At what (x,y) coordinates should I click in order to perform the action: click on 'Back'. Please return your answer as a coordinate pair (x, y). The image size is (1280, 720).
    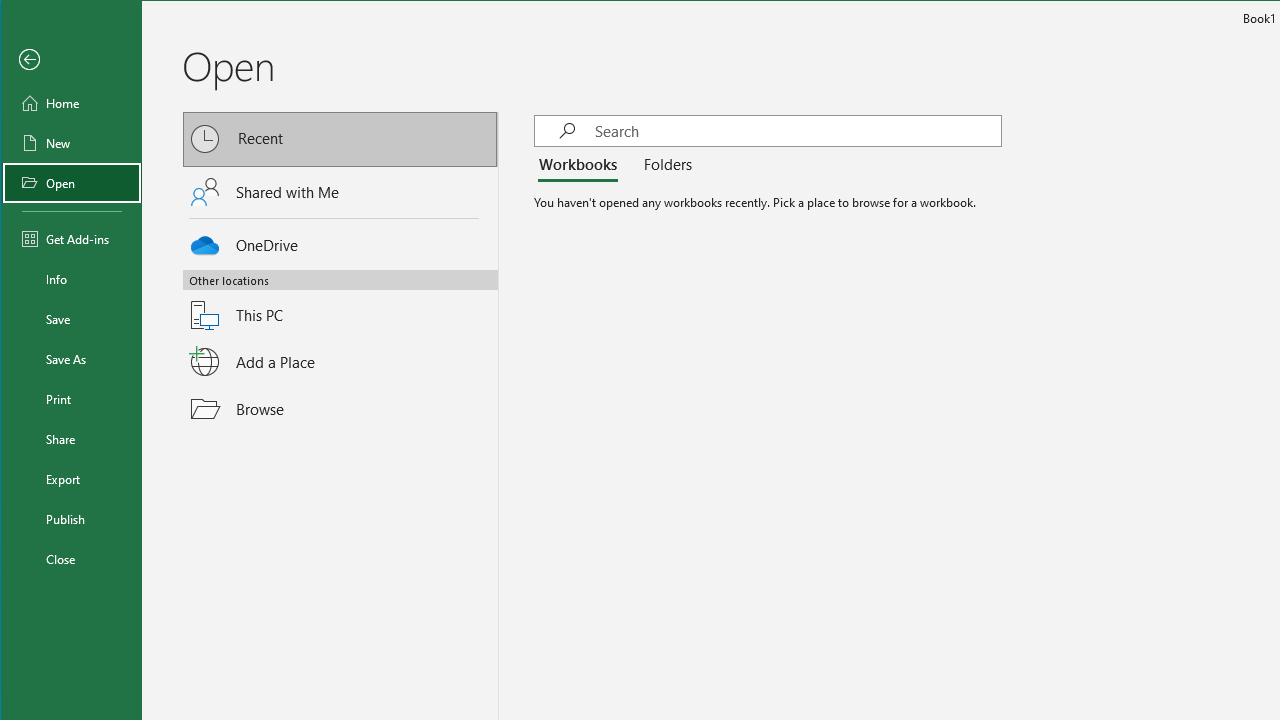
    Looking at the image, I should click on (72, 59).